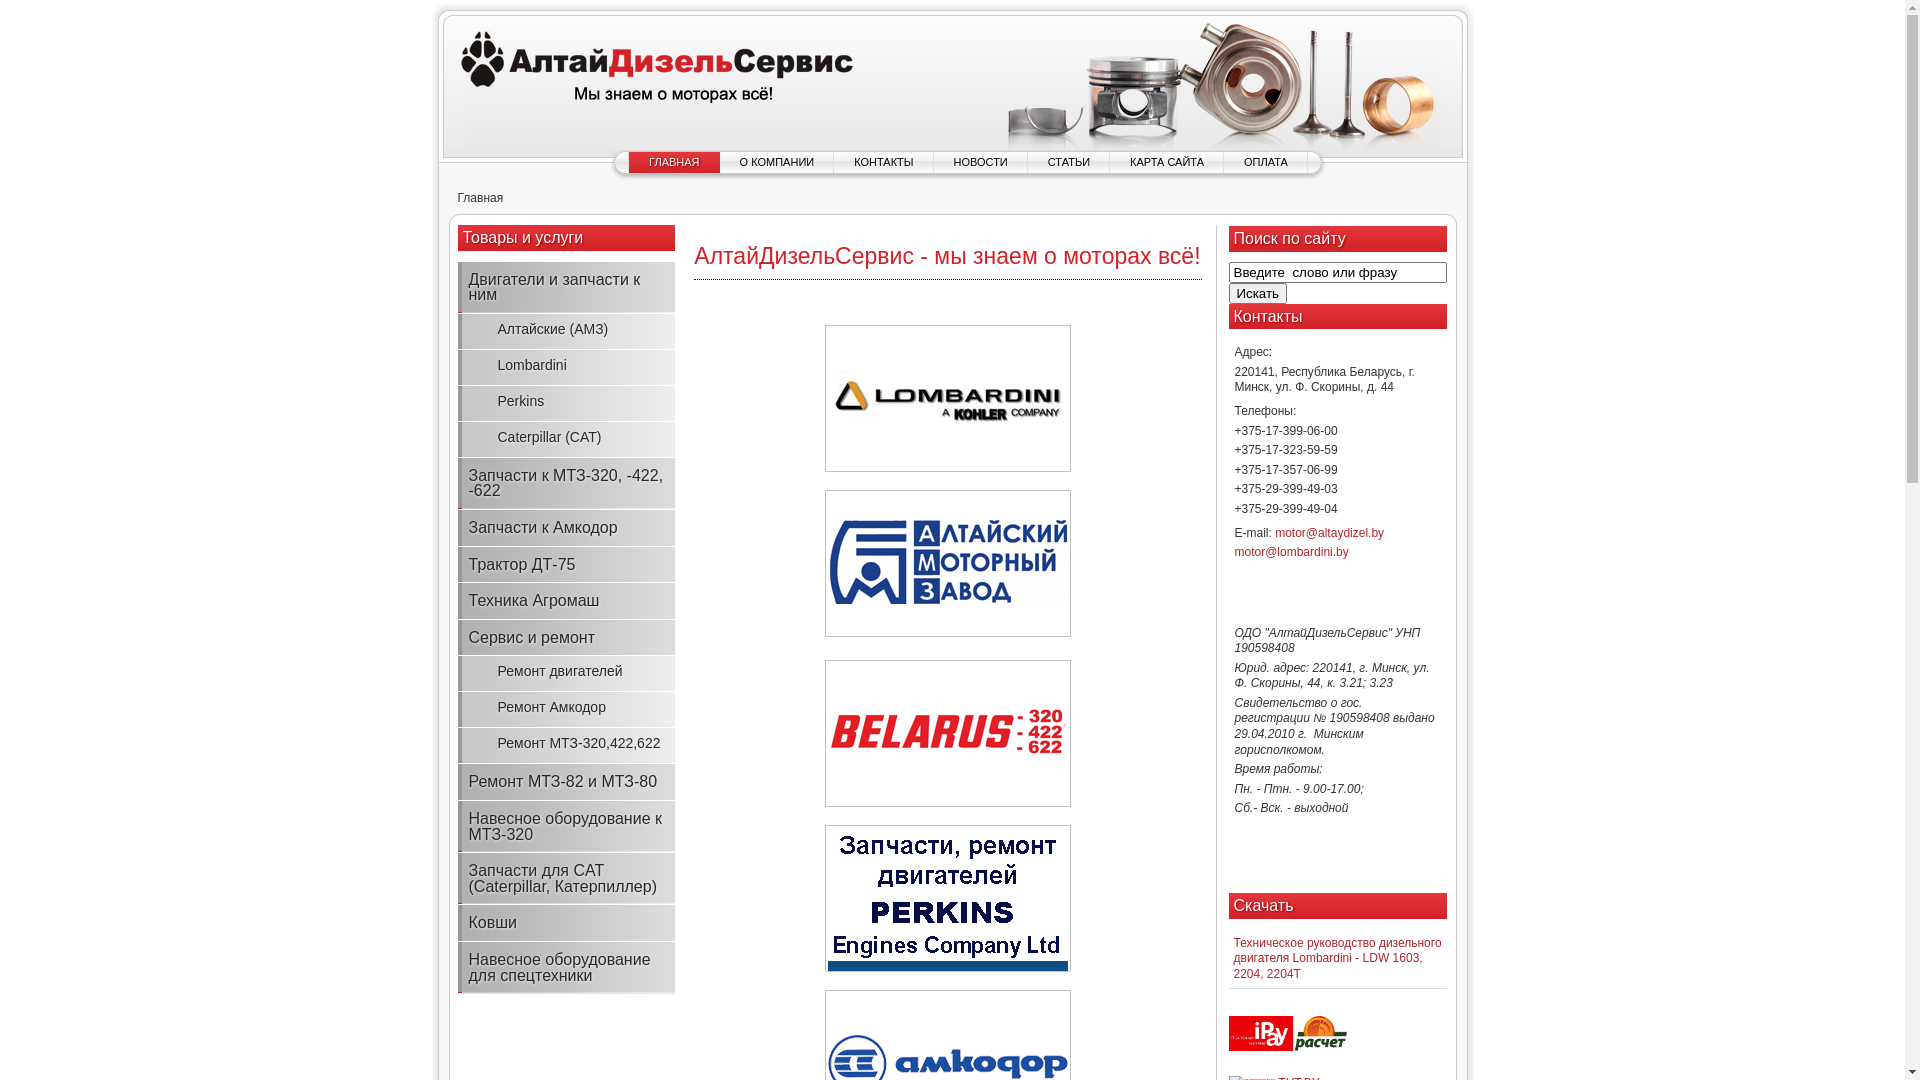 This screenshot has height=1080, width=1920. Describe the element at coordinates (565, 438) in the screenshot. I see `'Caterpillar (CAT)'` at that location.